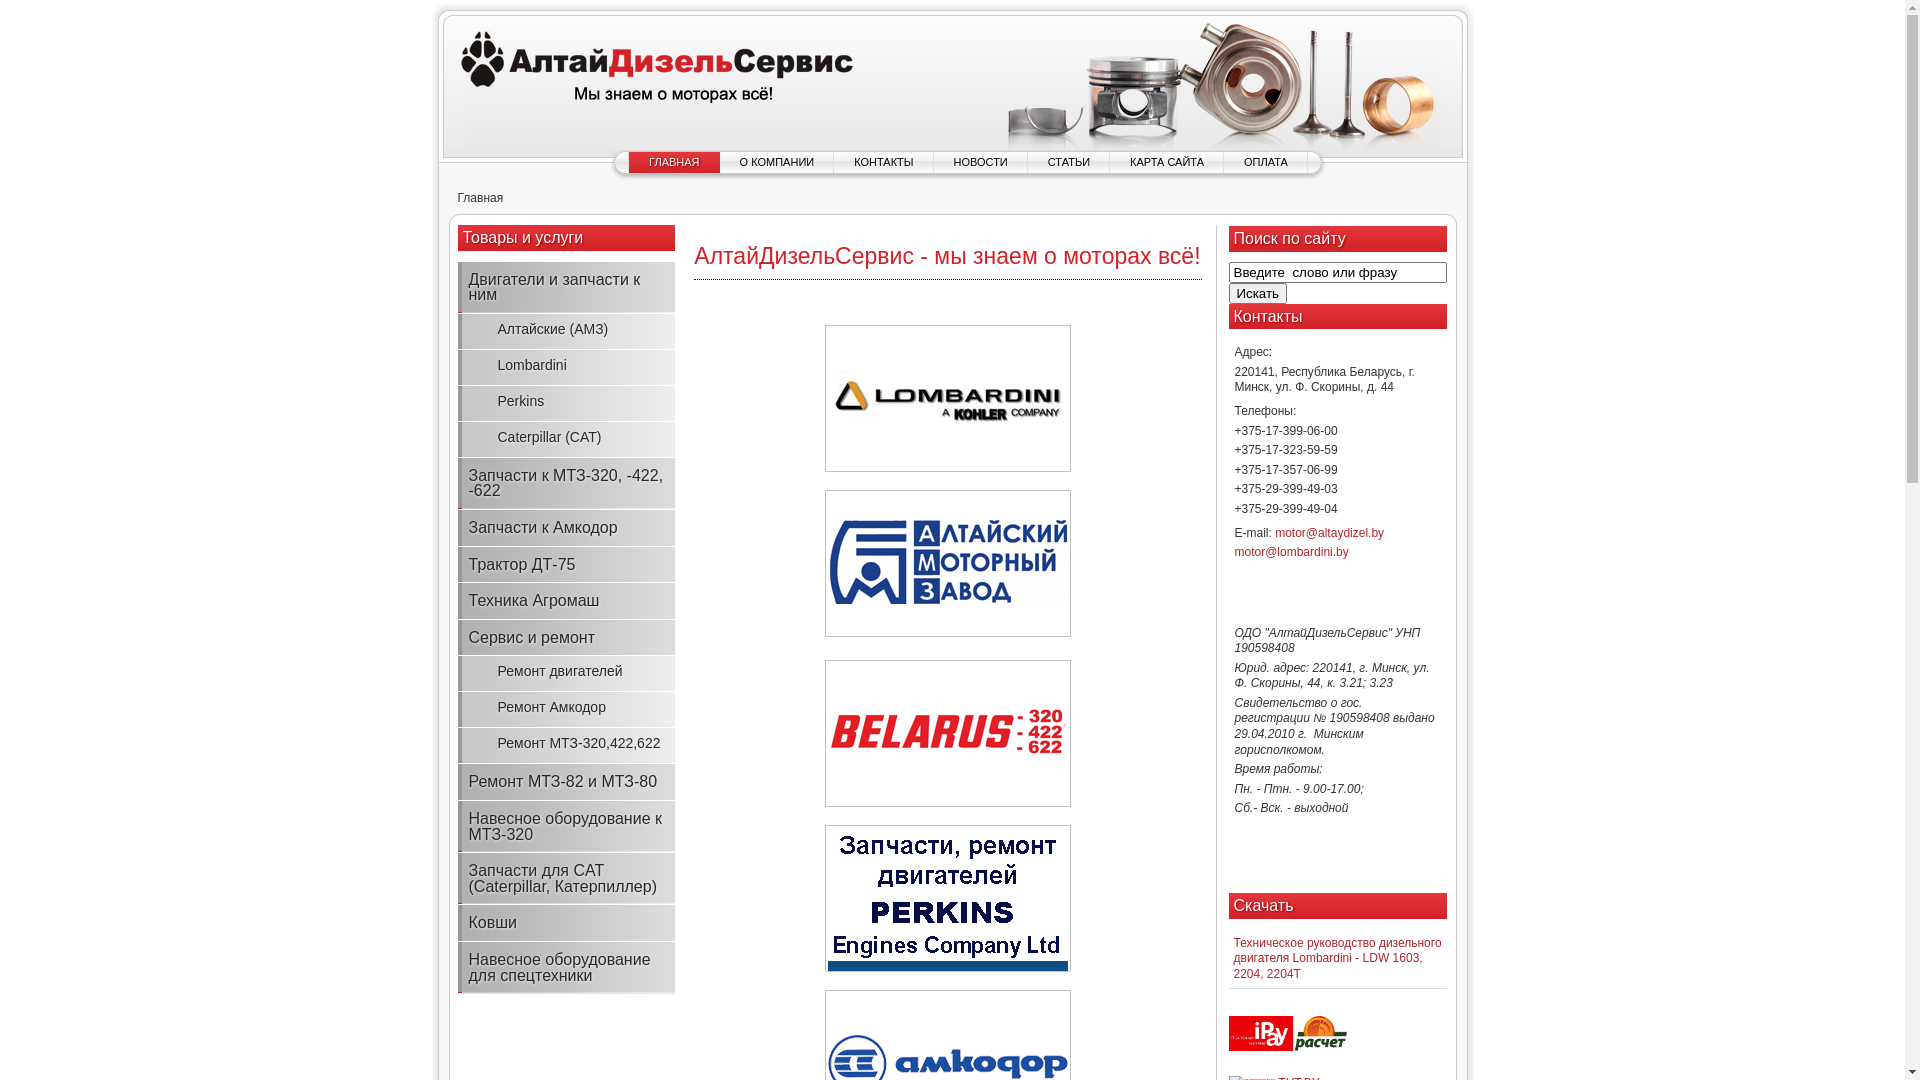 This screenshot has height=1080, width=1920. Describe the element at coordinates (565, 438) in the screenshot. I see `'Caterpillar (CAT)'` at that location.